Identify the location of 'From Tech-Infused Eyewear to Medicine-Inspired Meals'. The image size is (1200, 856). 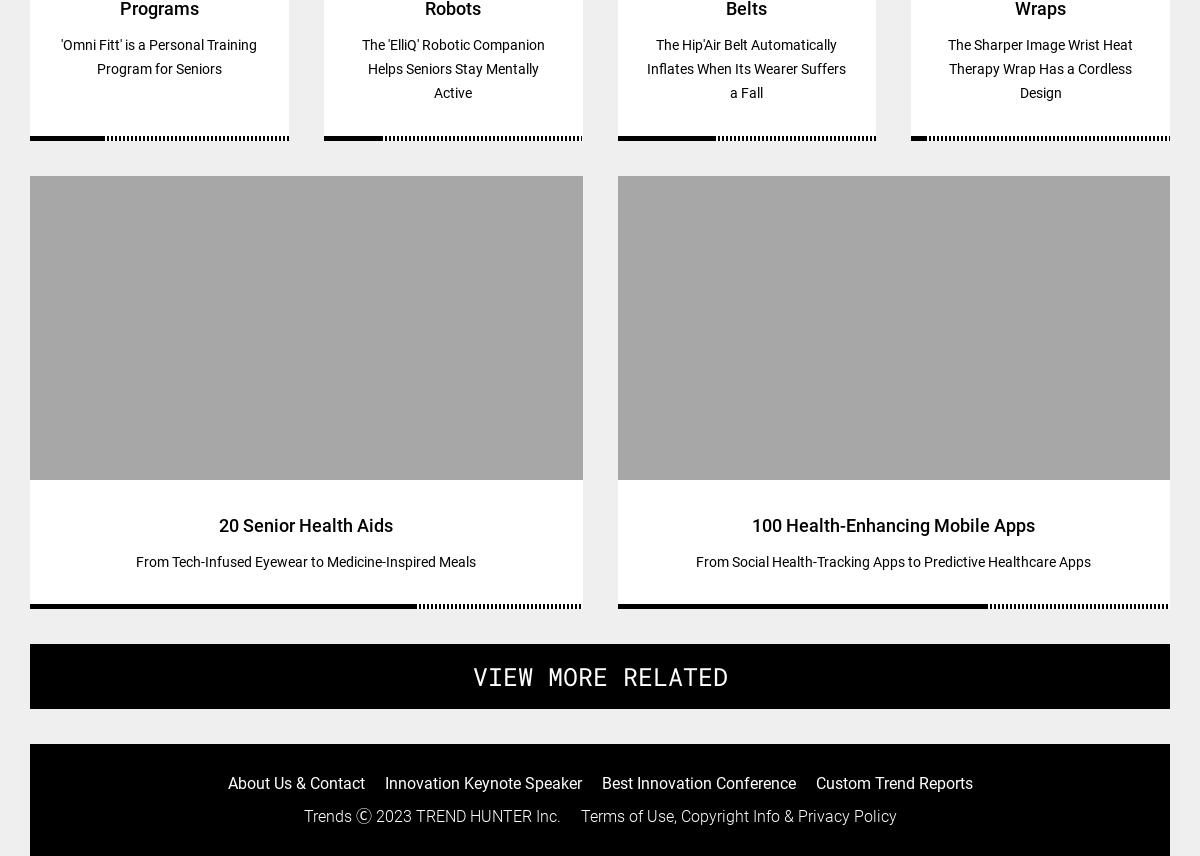
(135, 560).